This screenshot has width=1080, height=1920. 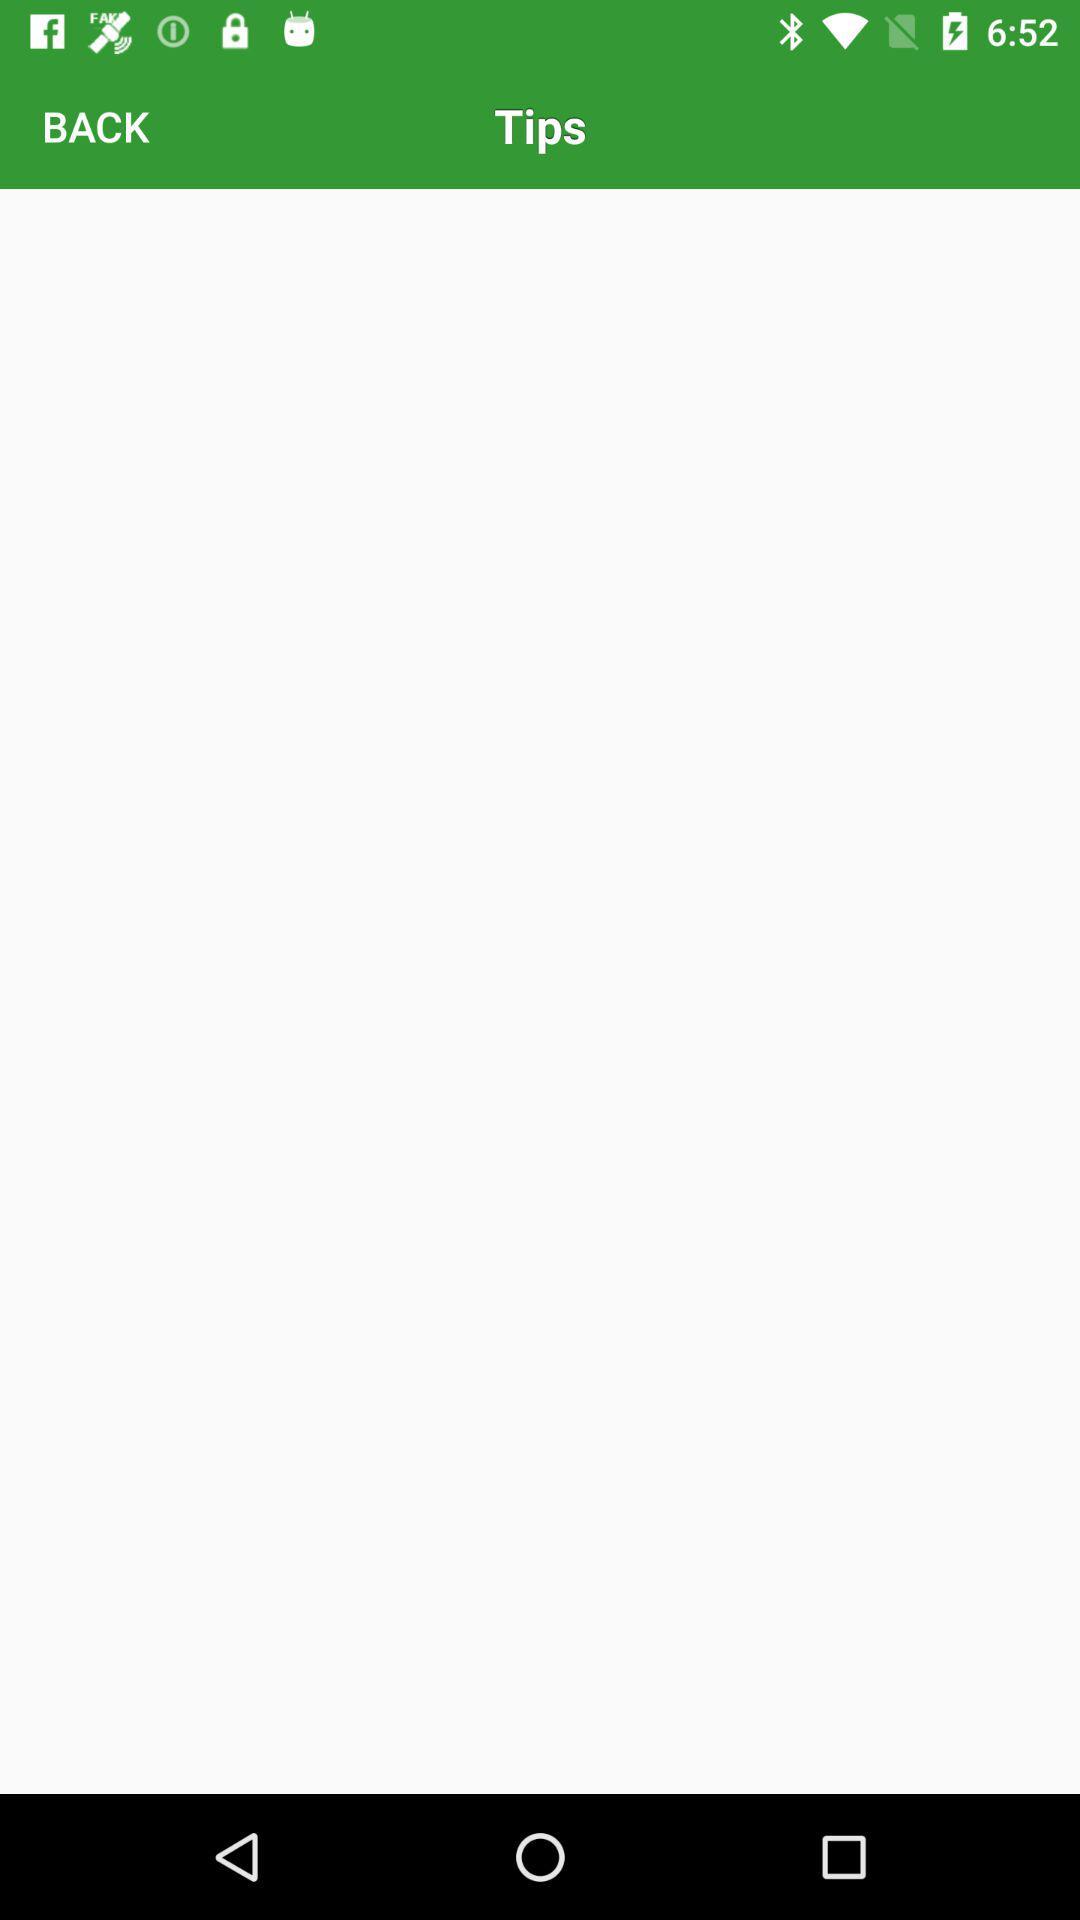 I want to click on the icon at the top left corner, so click(x=95, y=124).